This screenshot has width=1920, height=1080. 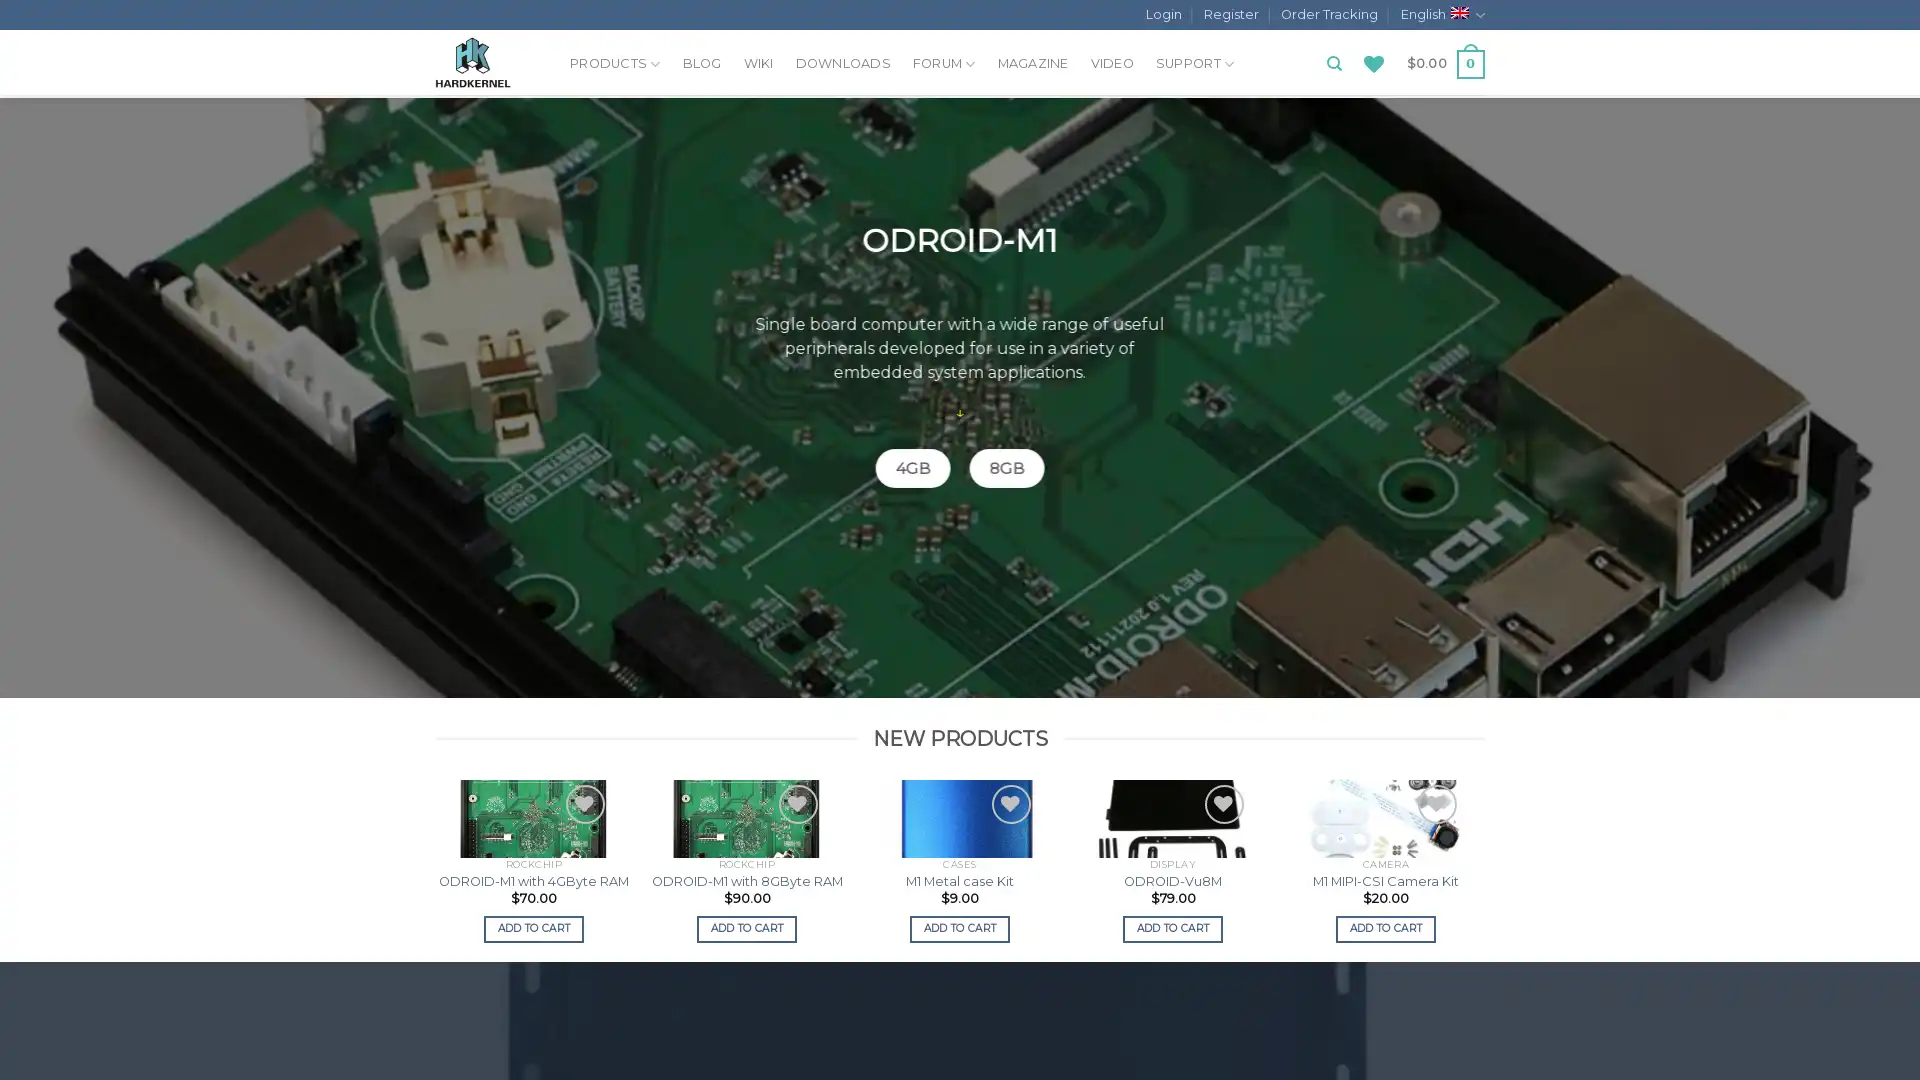 I want to click on Wishlist, so click(x=1435, y=803).